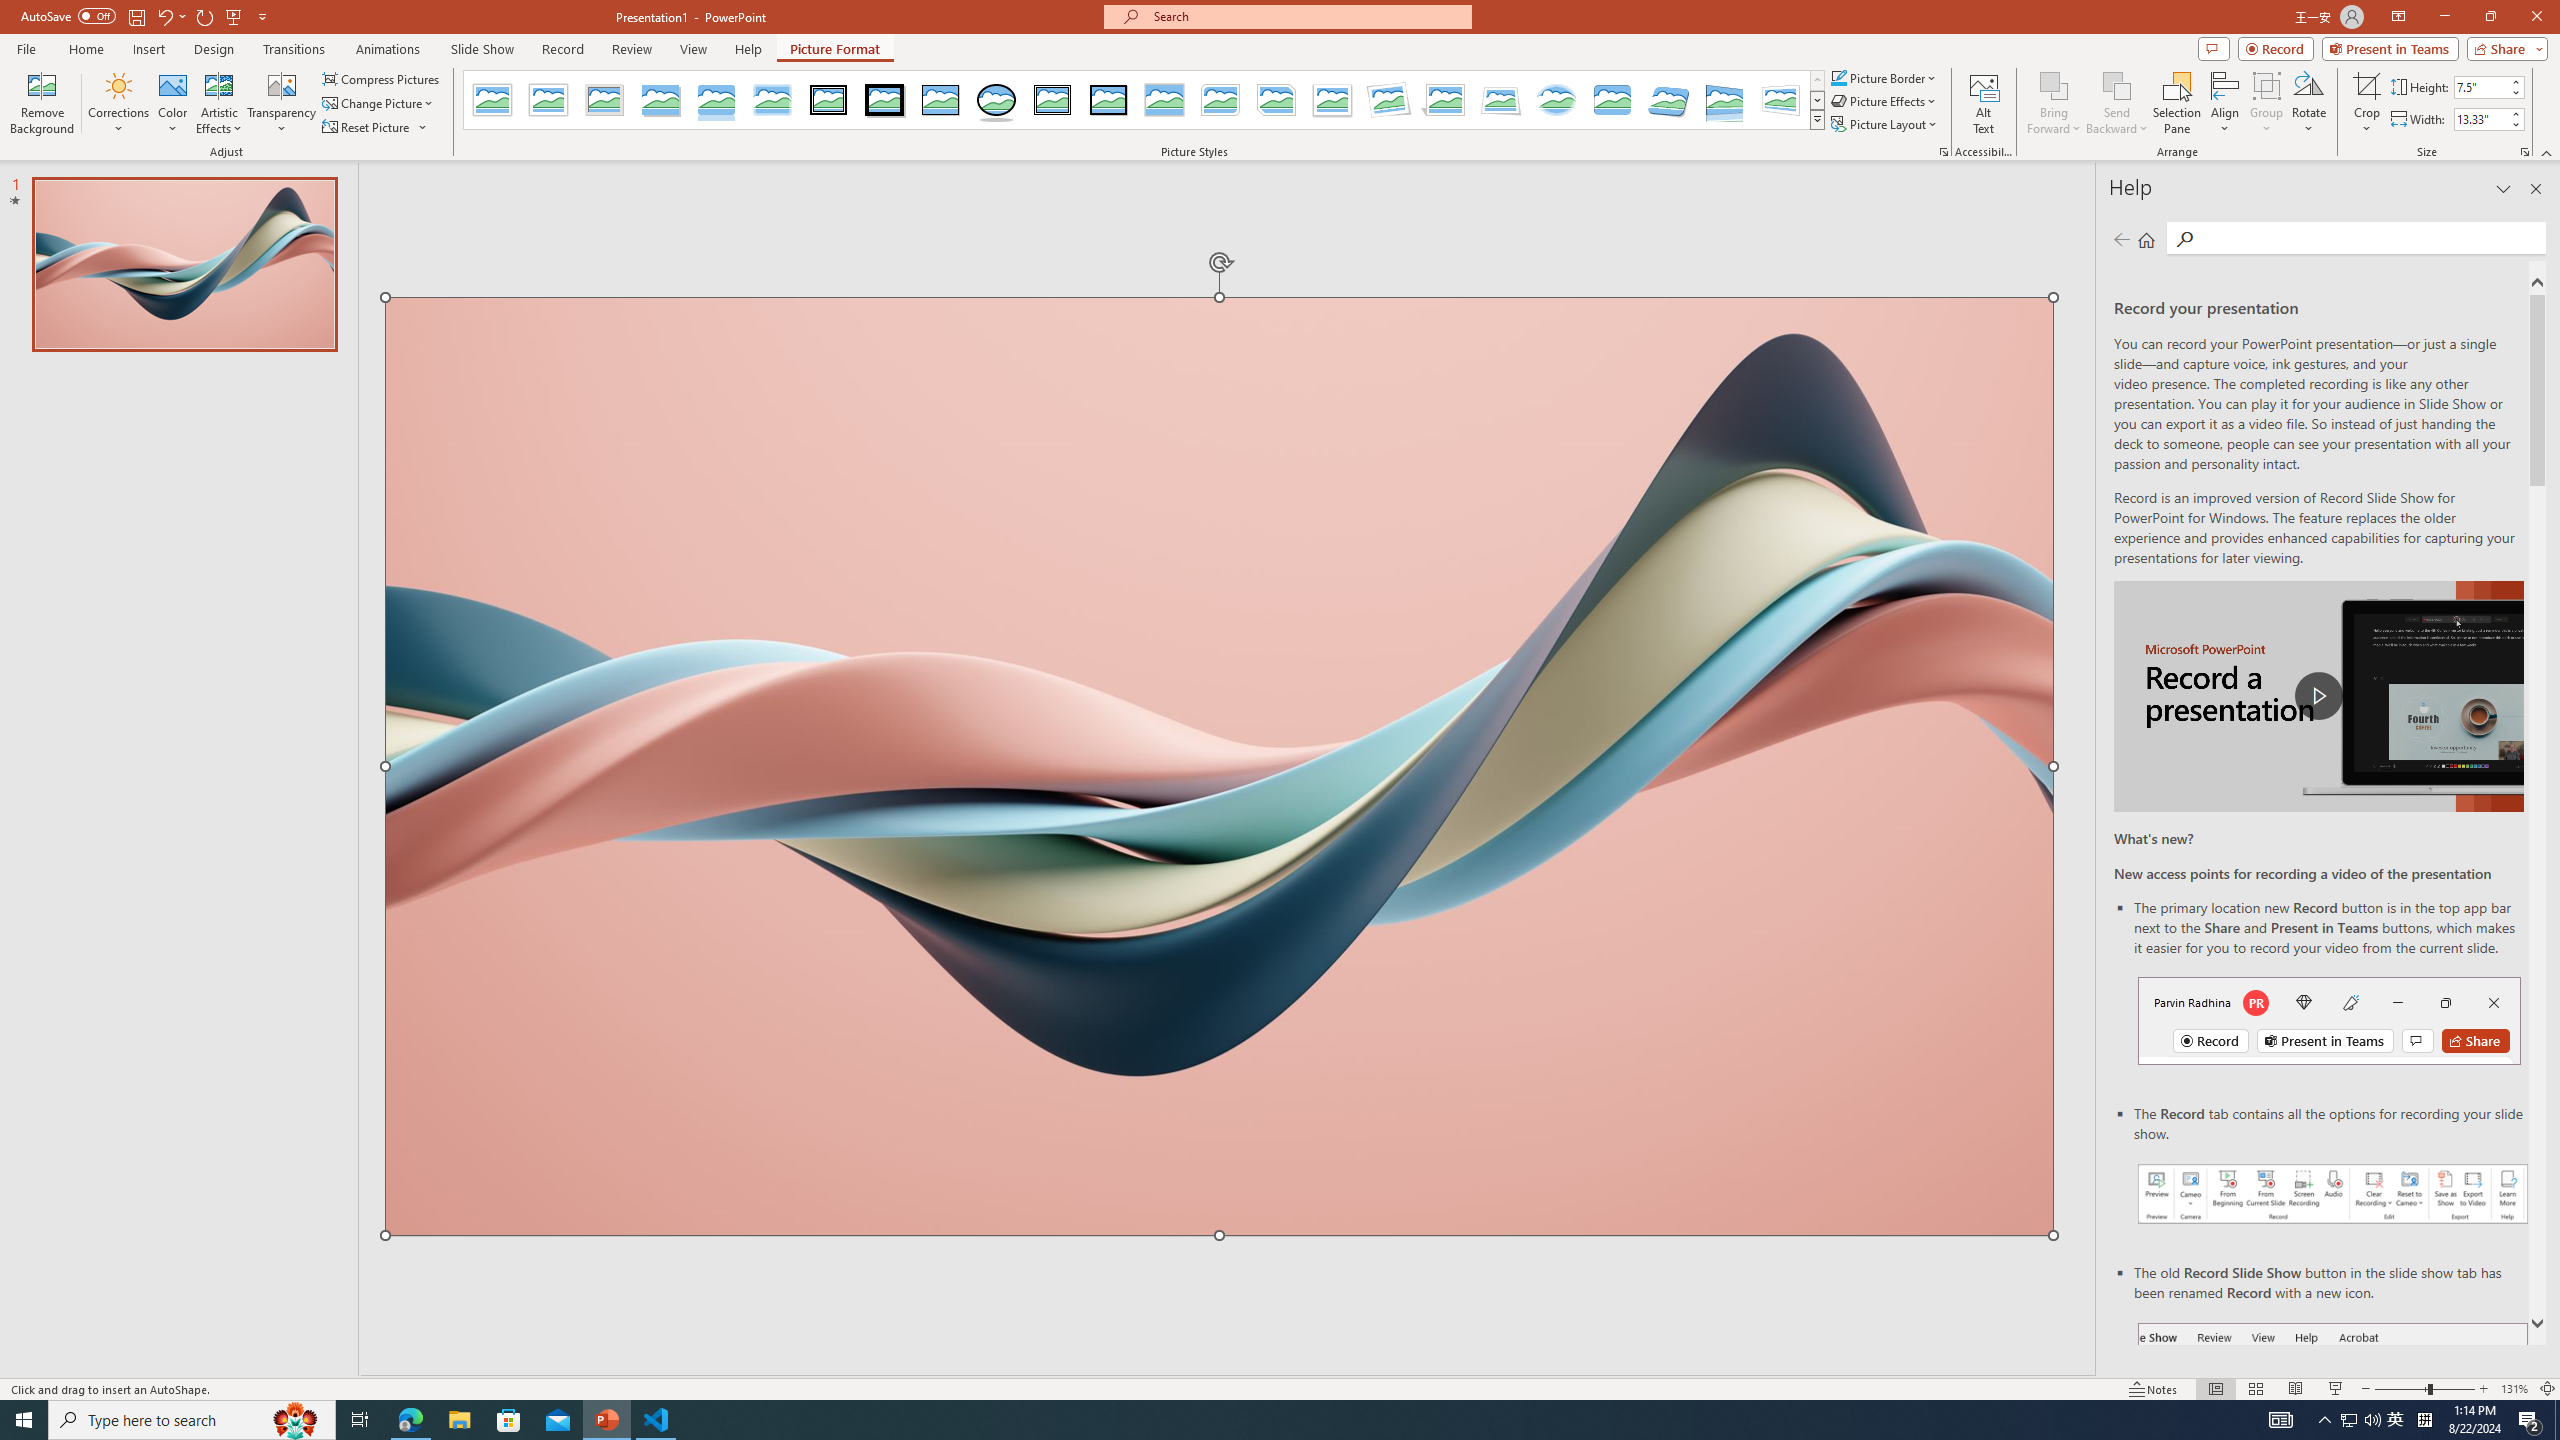 This screenshot has width=2560, height=1440. What do you see at coordinates (1884, 122) in the screenshot?
I see `'Picture Layout'` at bounding box center [1884, 122].